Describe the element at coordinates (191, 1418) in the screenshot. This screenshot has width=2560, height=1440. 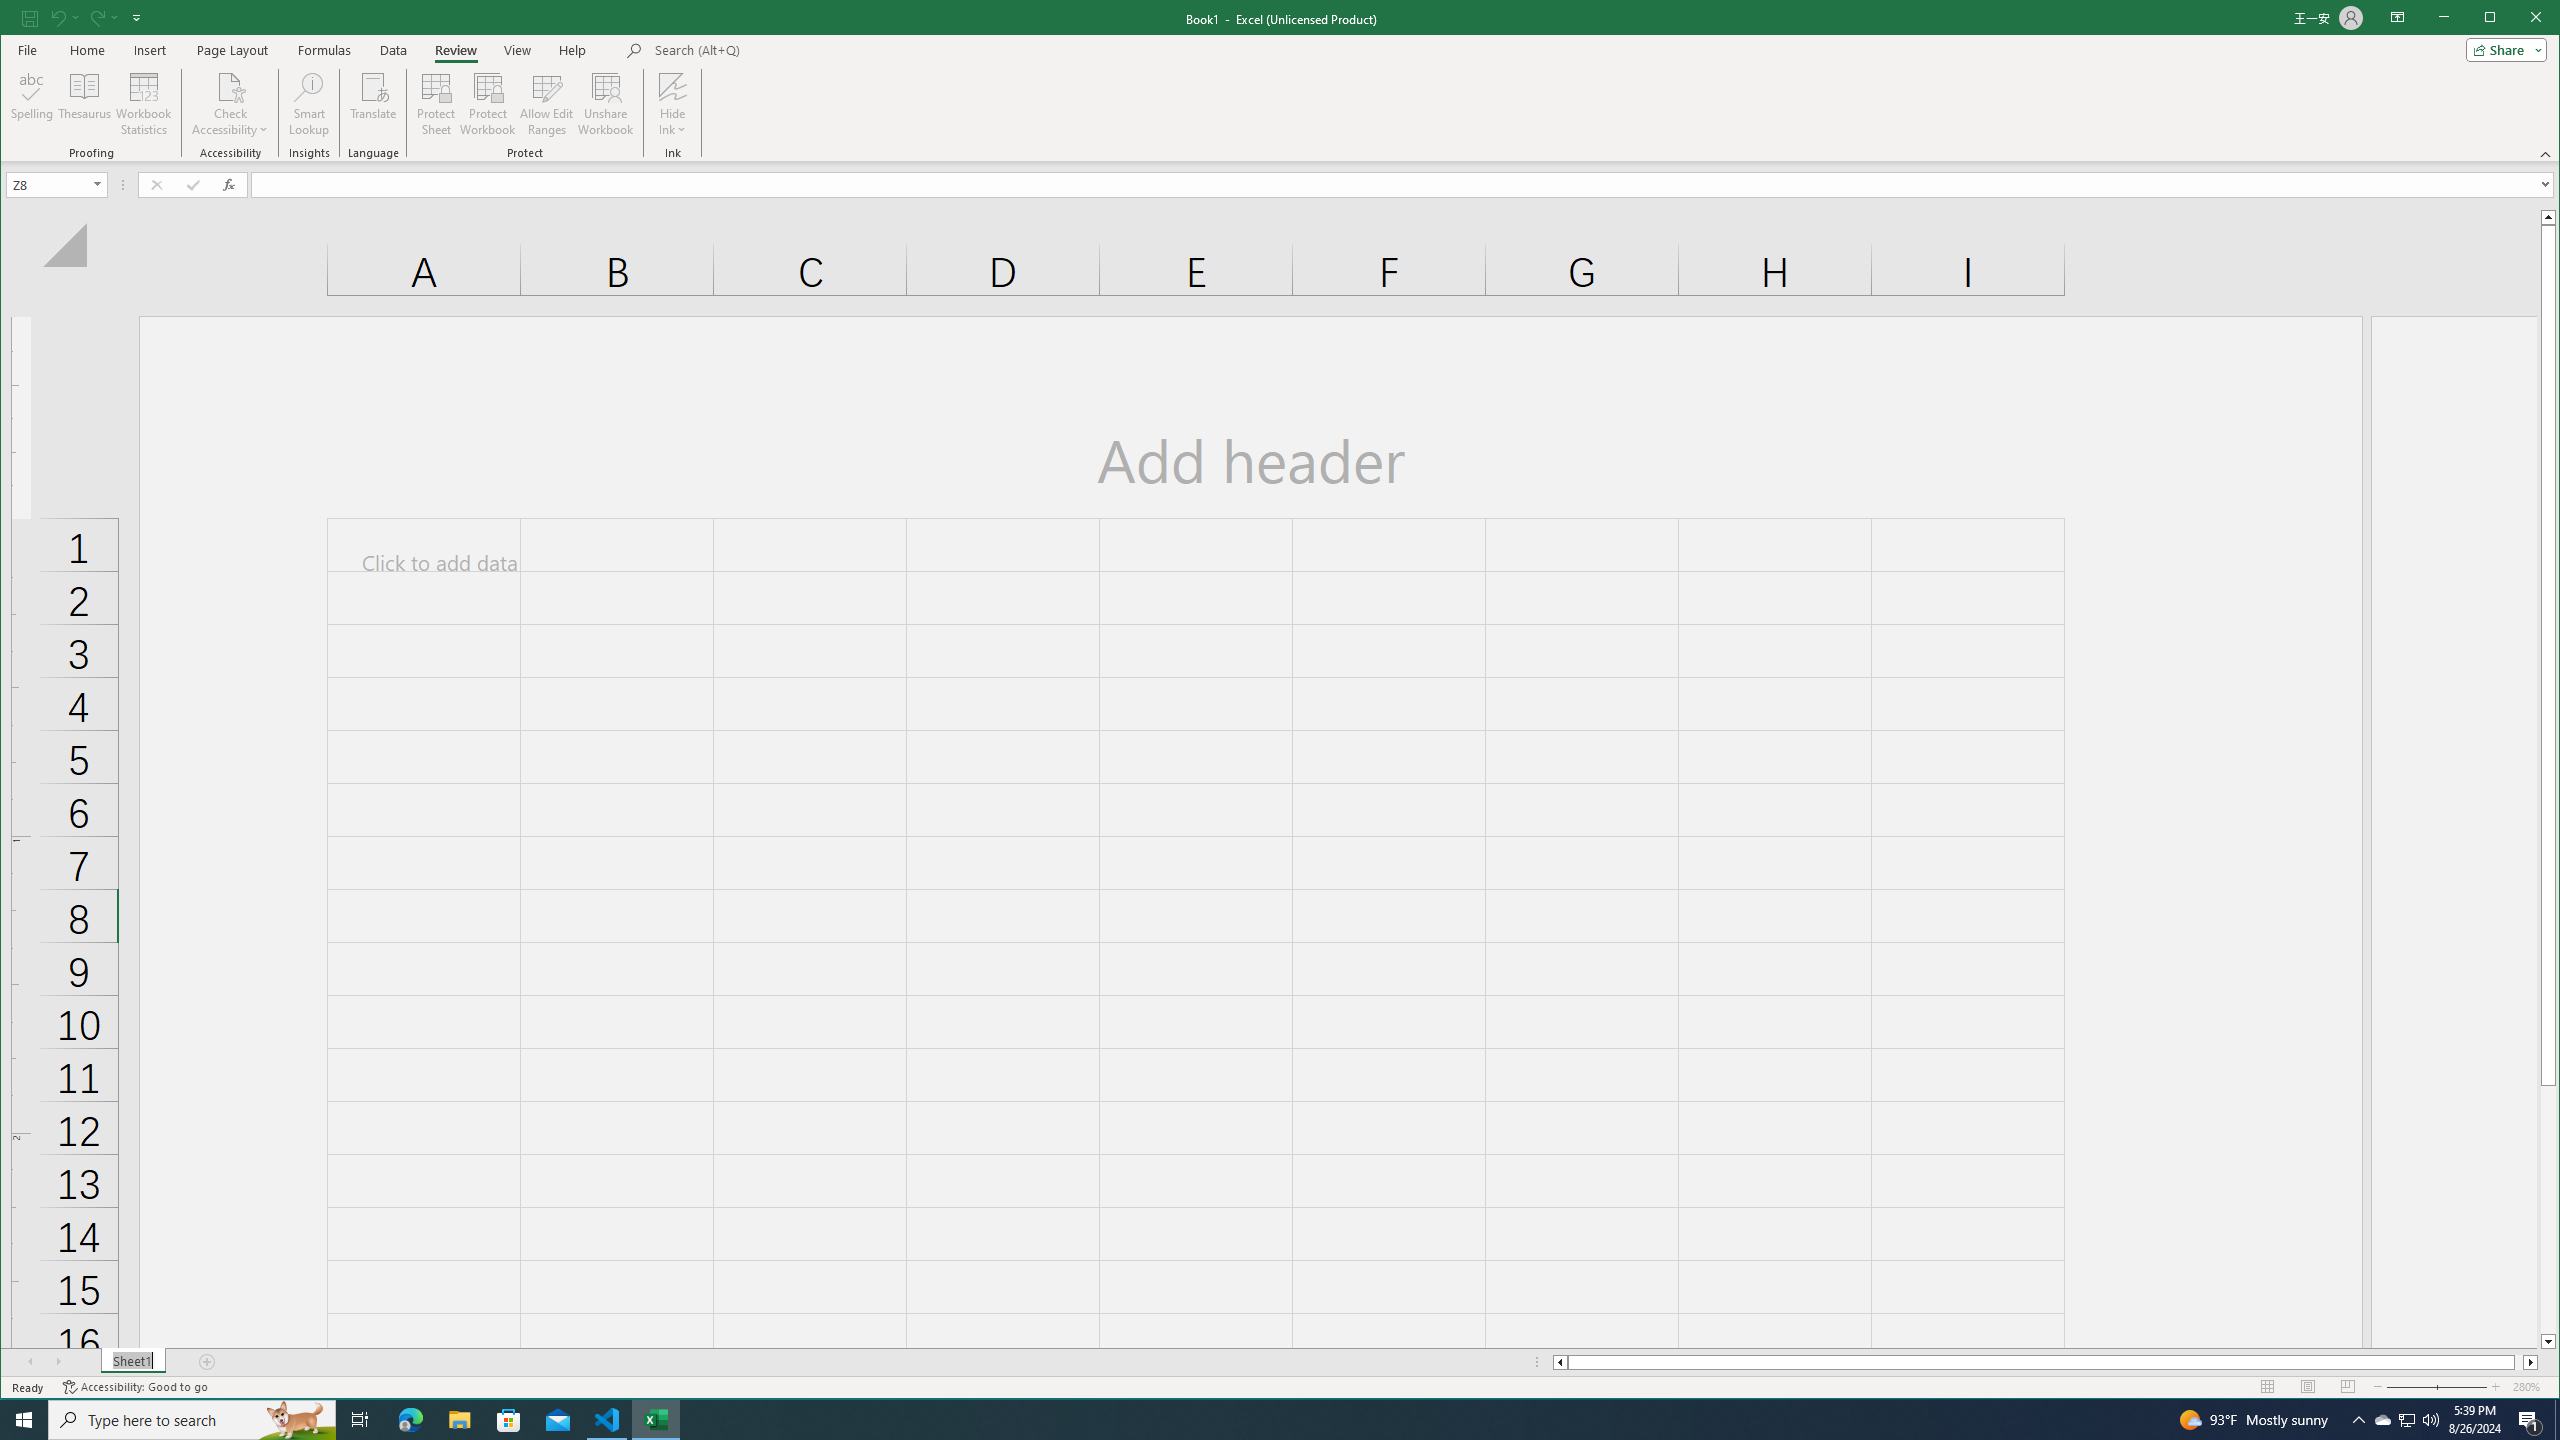
I see `'Type here to search'` at that location.